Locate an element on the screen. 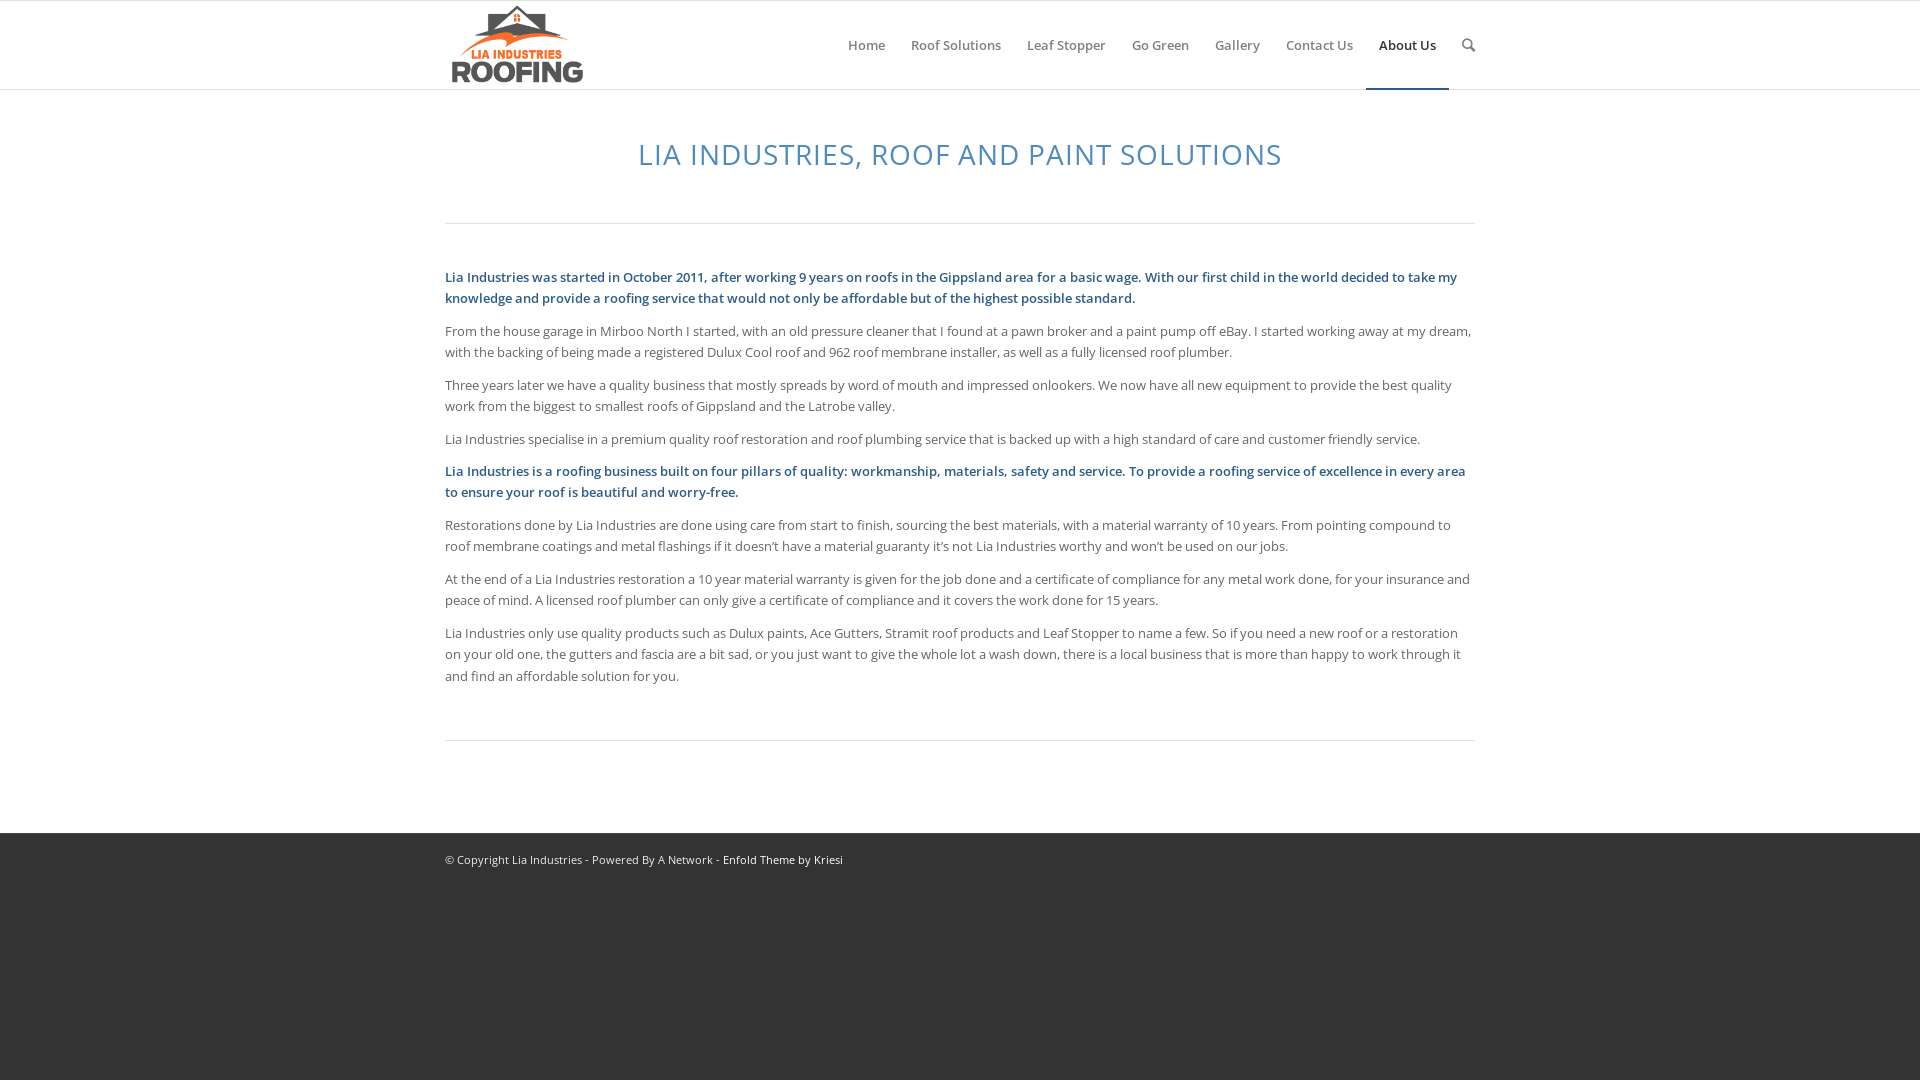 This screenshot has width=1920, height=1080. 'About Us' is located at coordinates (1406, 45).